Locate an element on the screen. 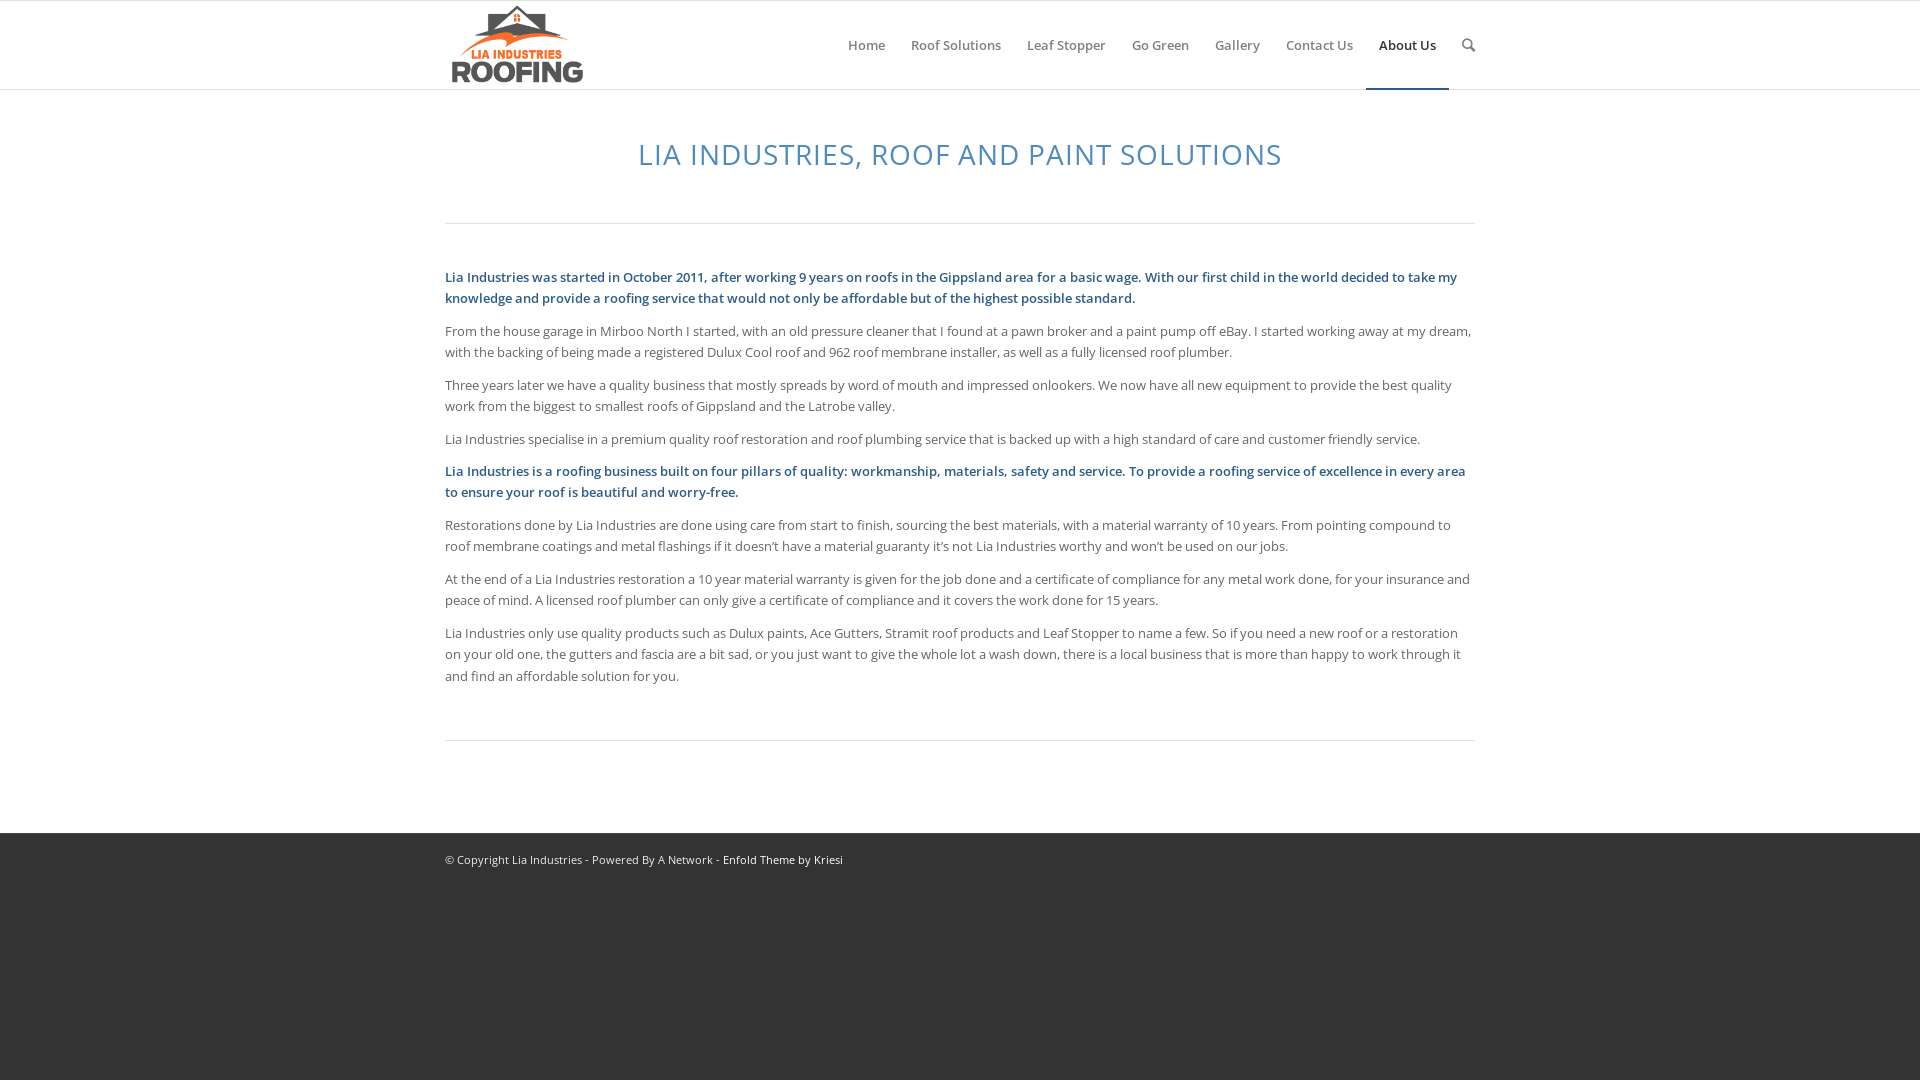 This screenshot has width=1920, height=1080. 'About Us' is located at coordinates (1406, 45).